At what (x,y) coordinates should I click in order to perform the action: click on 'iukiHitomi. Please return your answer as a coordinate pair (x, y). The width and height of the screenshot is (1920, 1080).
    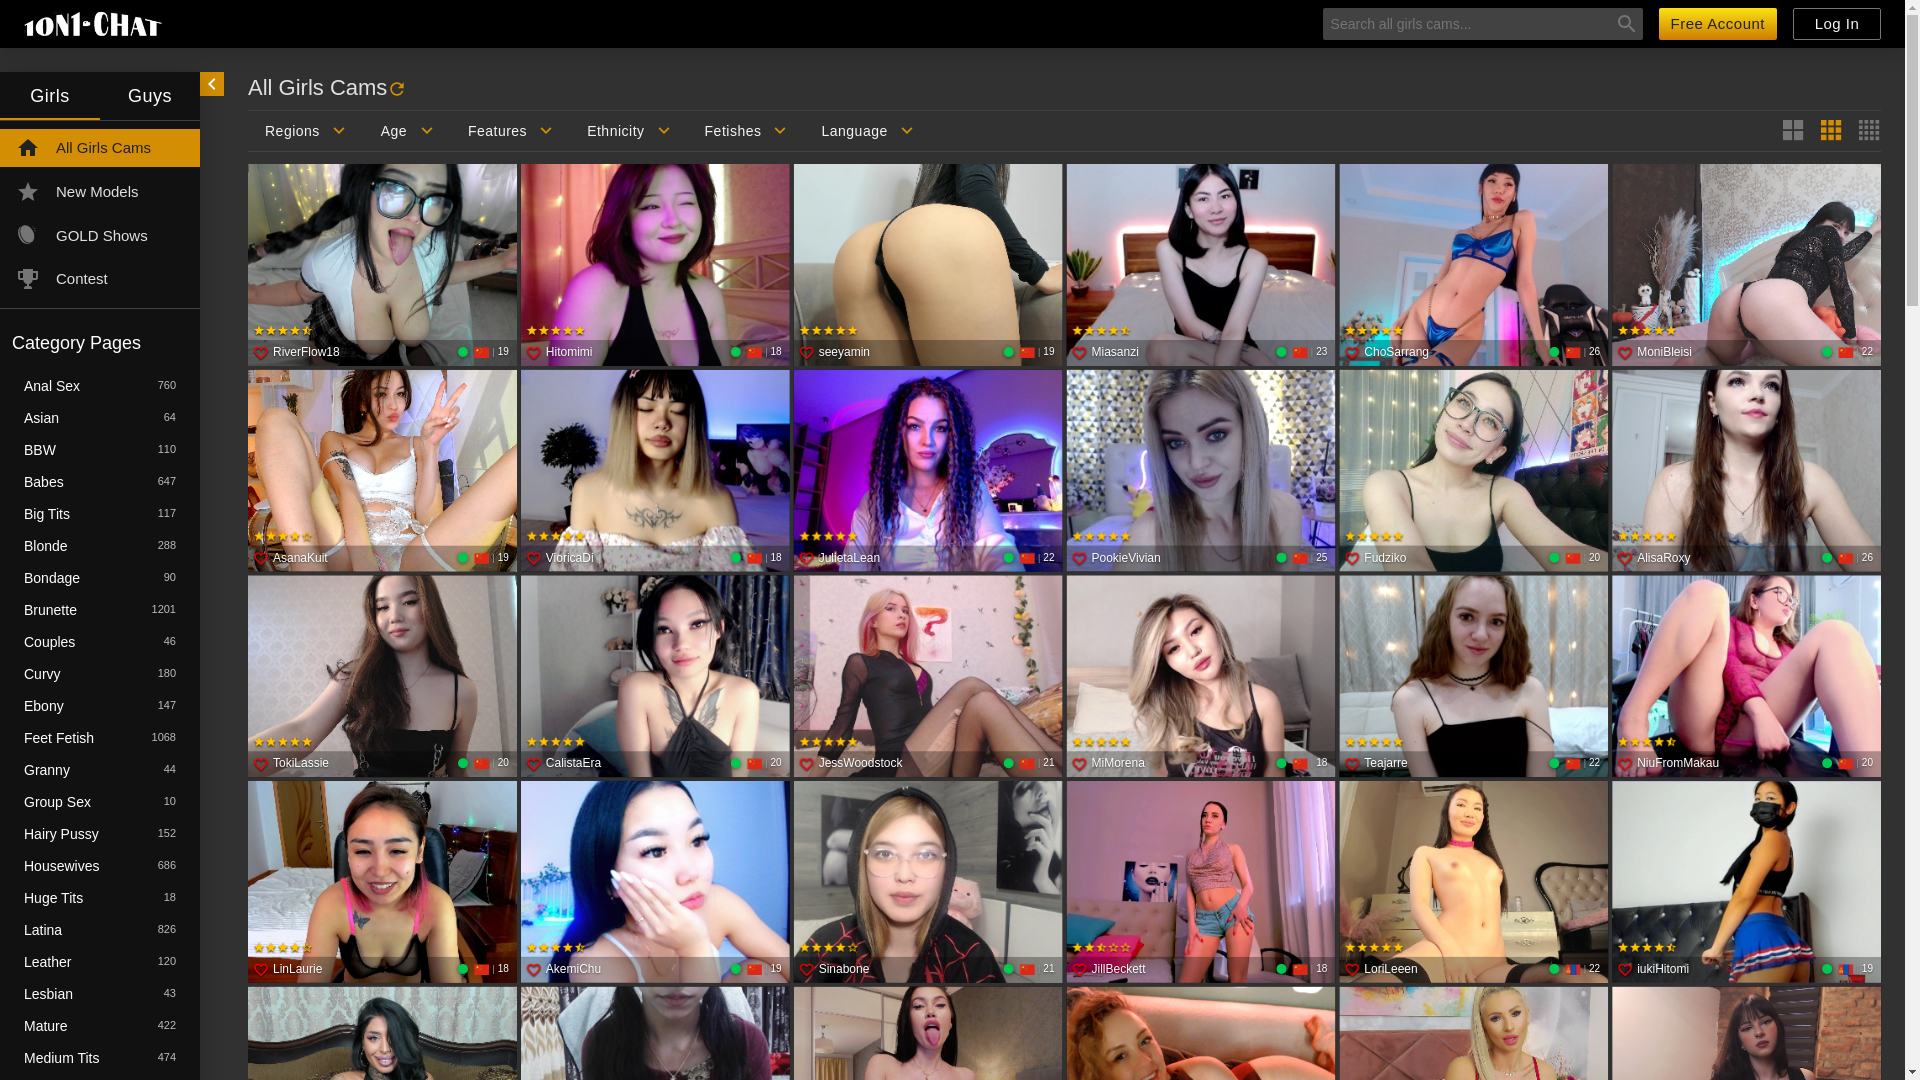
    Looking at the image, I should click on (1745, 882).